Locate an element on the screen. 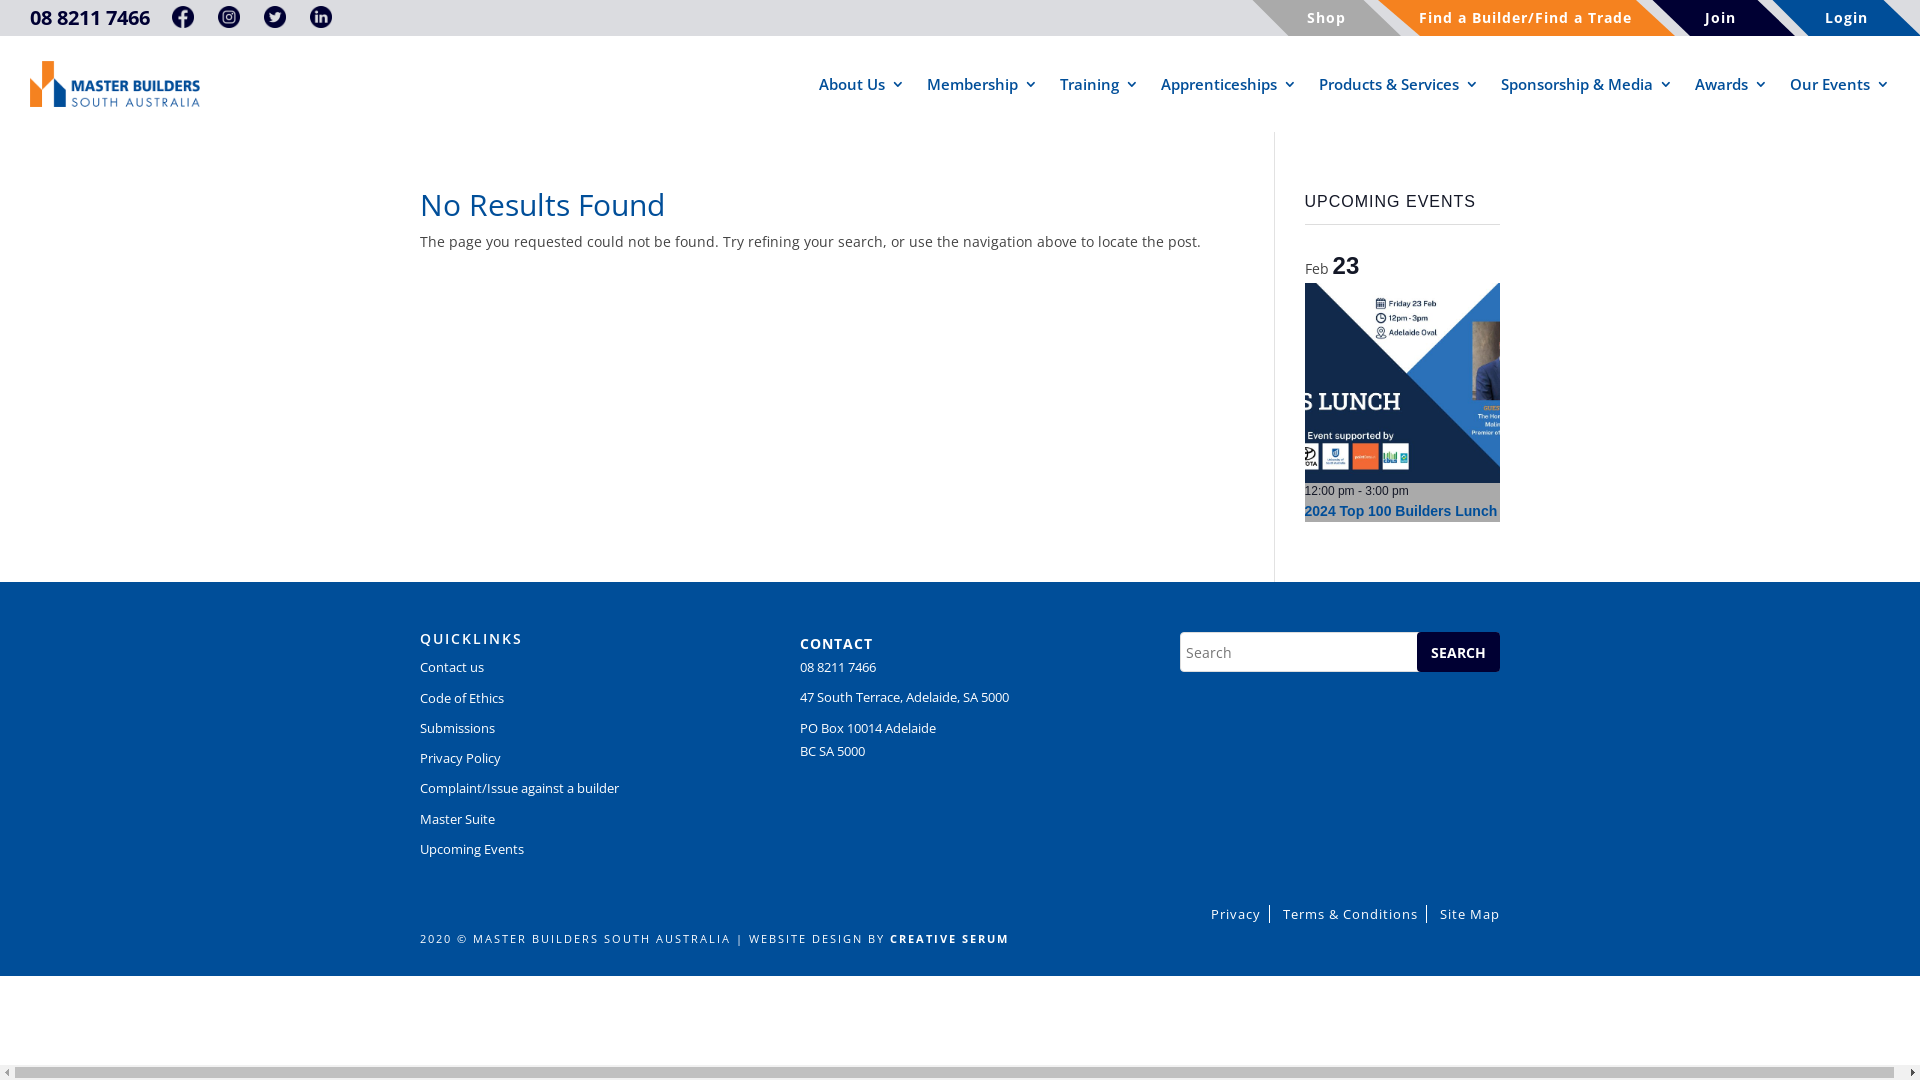 The image size is (1920, 1080). 'Site Map' is located at coordinates (1465, 914).